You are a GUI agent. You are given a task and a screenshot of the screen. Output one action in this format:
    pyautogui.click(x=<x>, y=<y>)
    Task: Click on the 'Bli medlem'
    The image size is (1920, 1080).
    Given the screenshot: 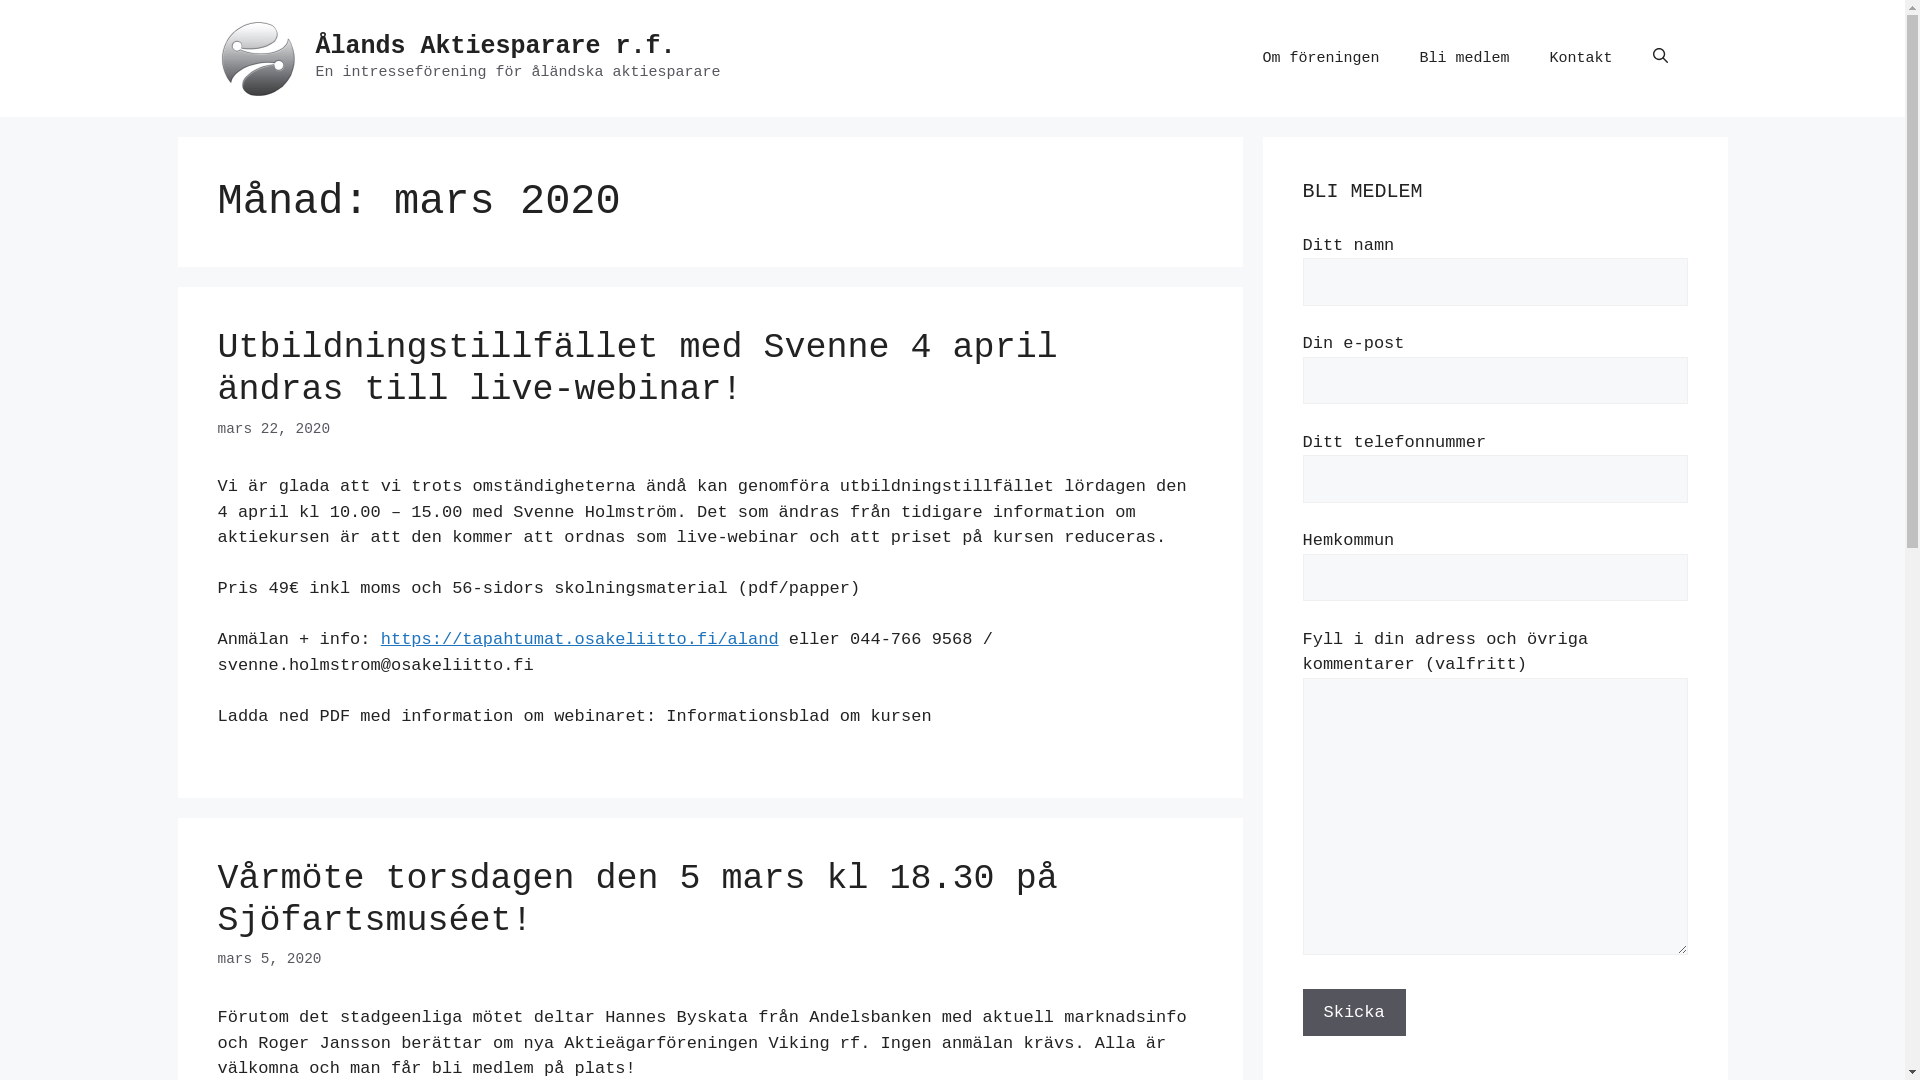 What is the action you would take?
    pyautogui.click(x=1464, y=56)
    